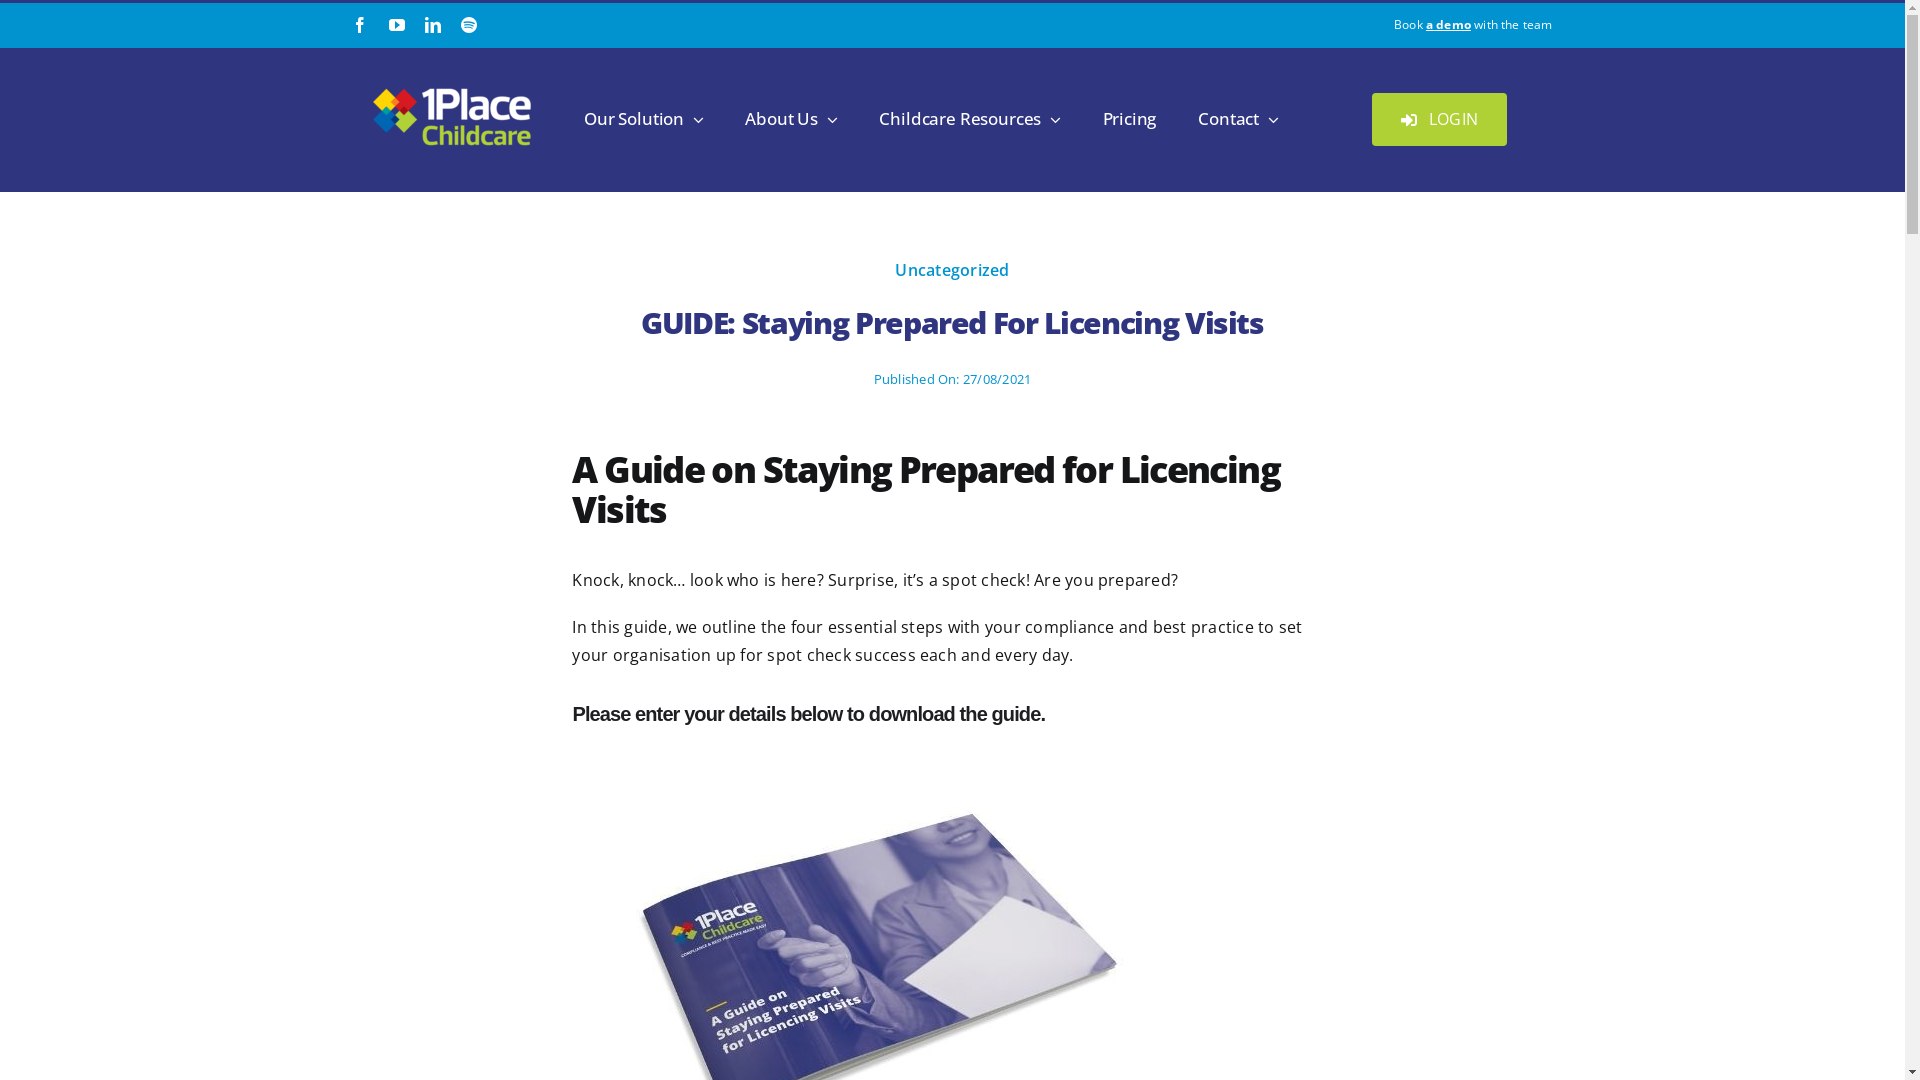  Describe the element at coordinates (1424, 24) in the screenshot. I see `'a demo'` at that location.